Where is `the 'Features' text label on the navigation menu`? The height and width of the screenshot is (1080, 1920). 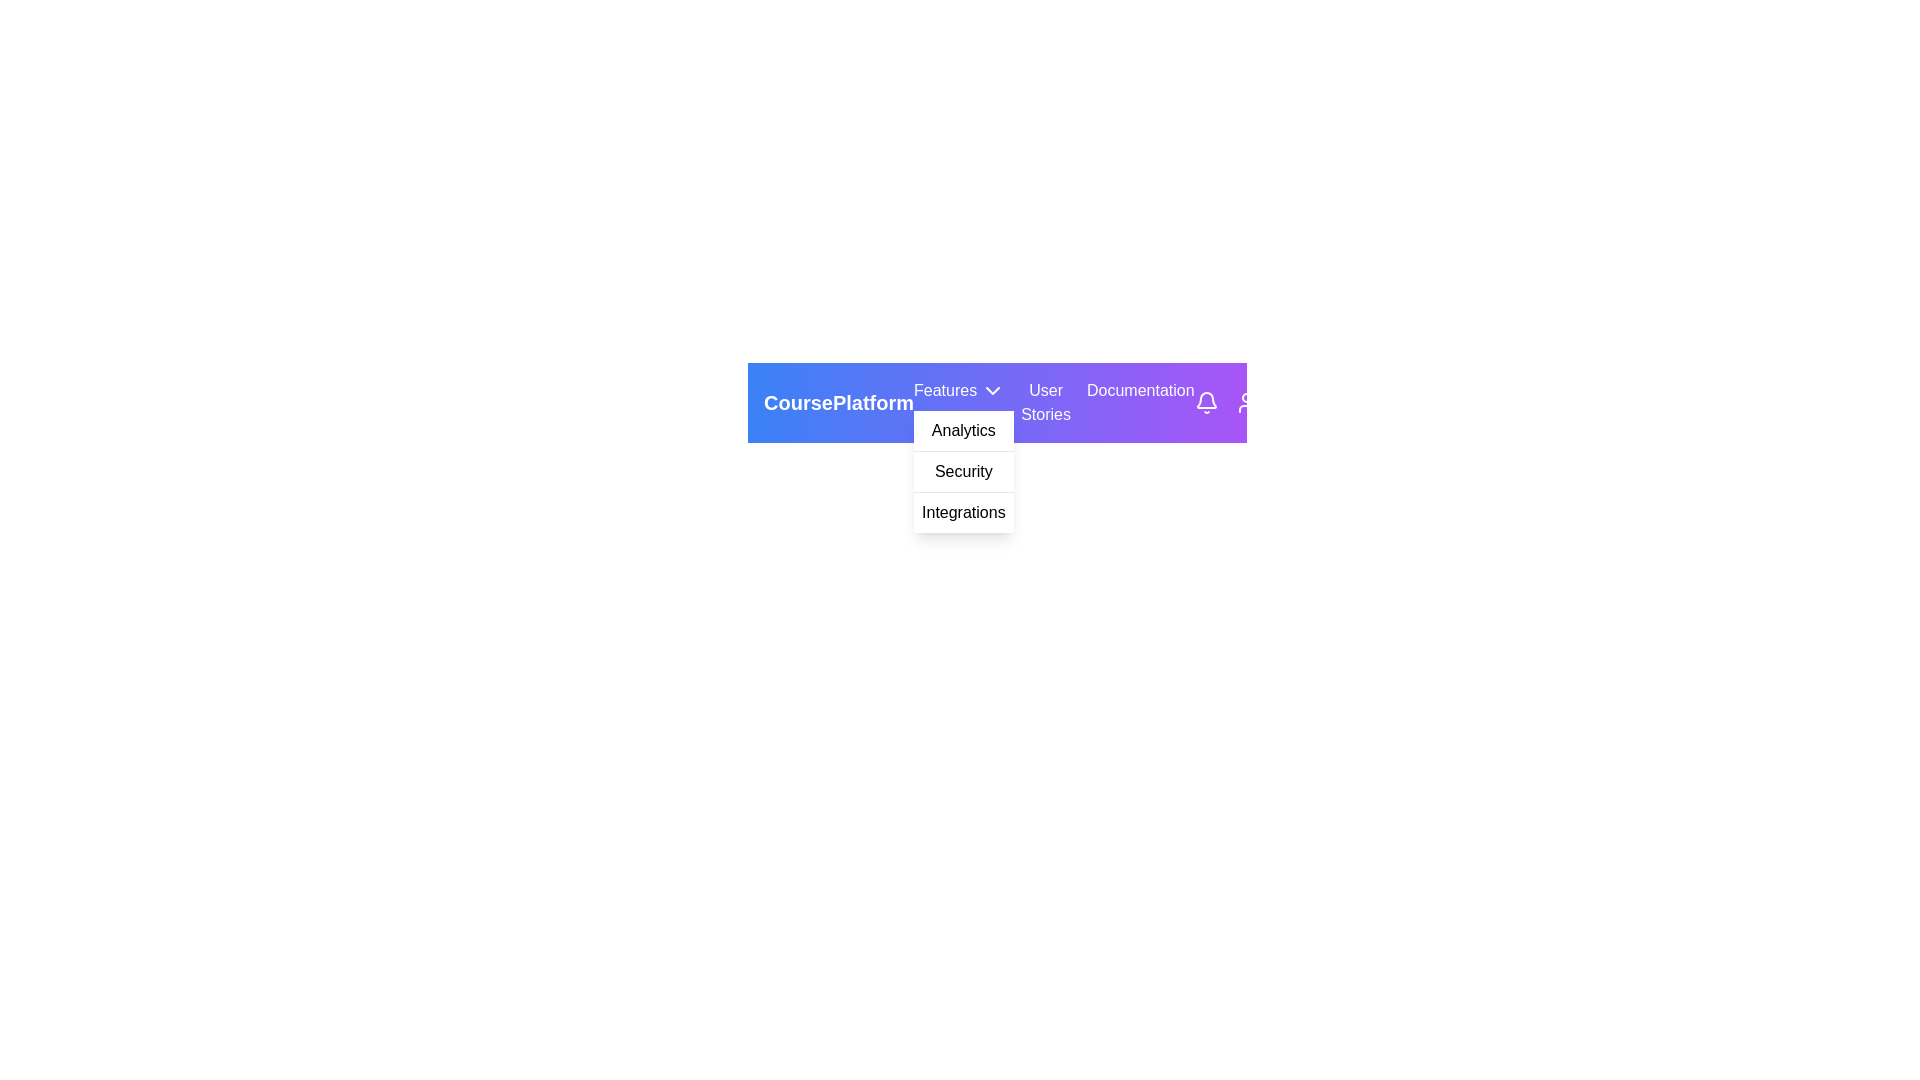 the 'Features' text label on the navigation menu is located at coordinates (944, 390).